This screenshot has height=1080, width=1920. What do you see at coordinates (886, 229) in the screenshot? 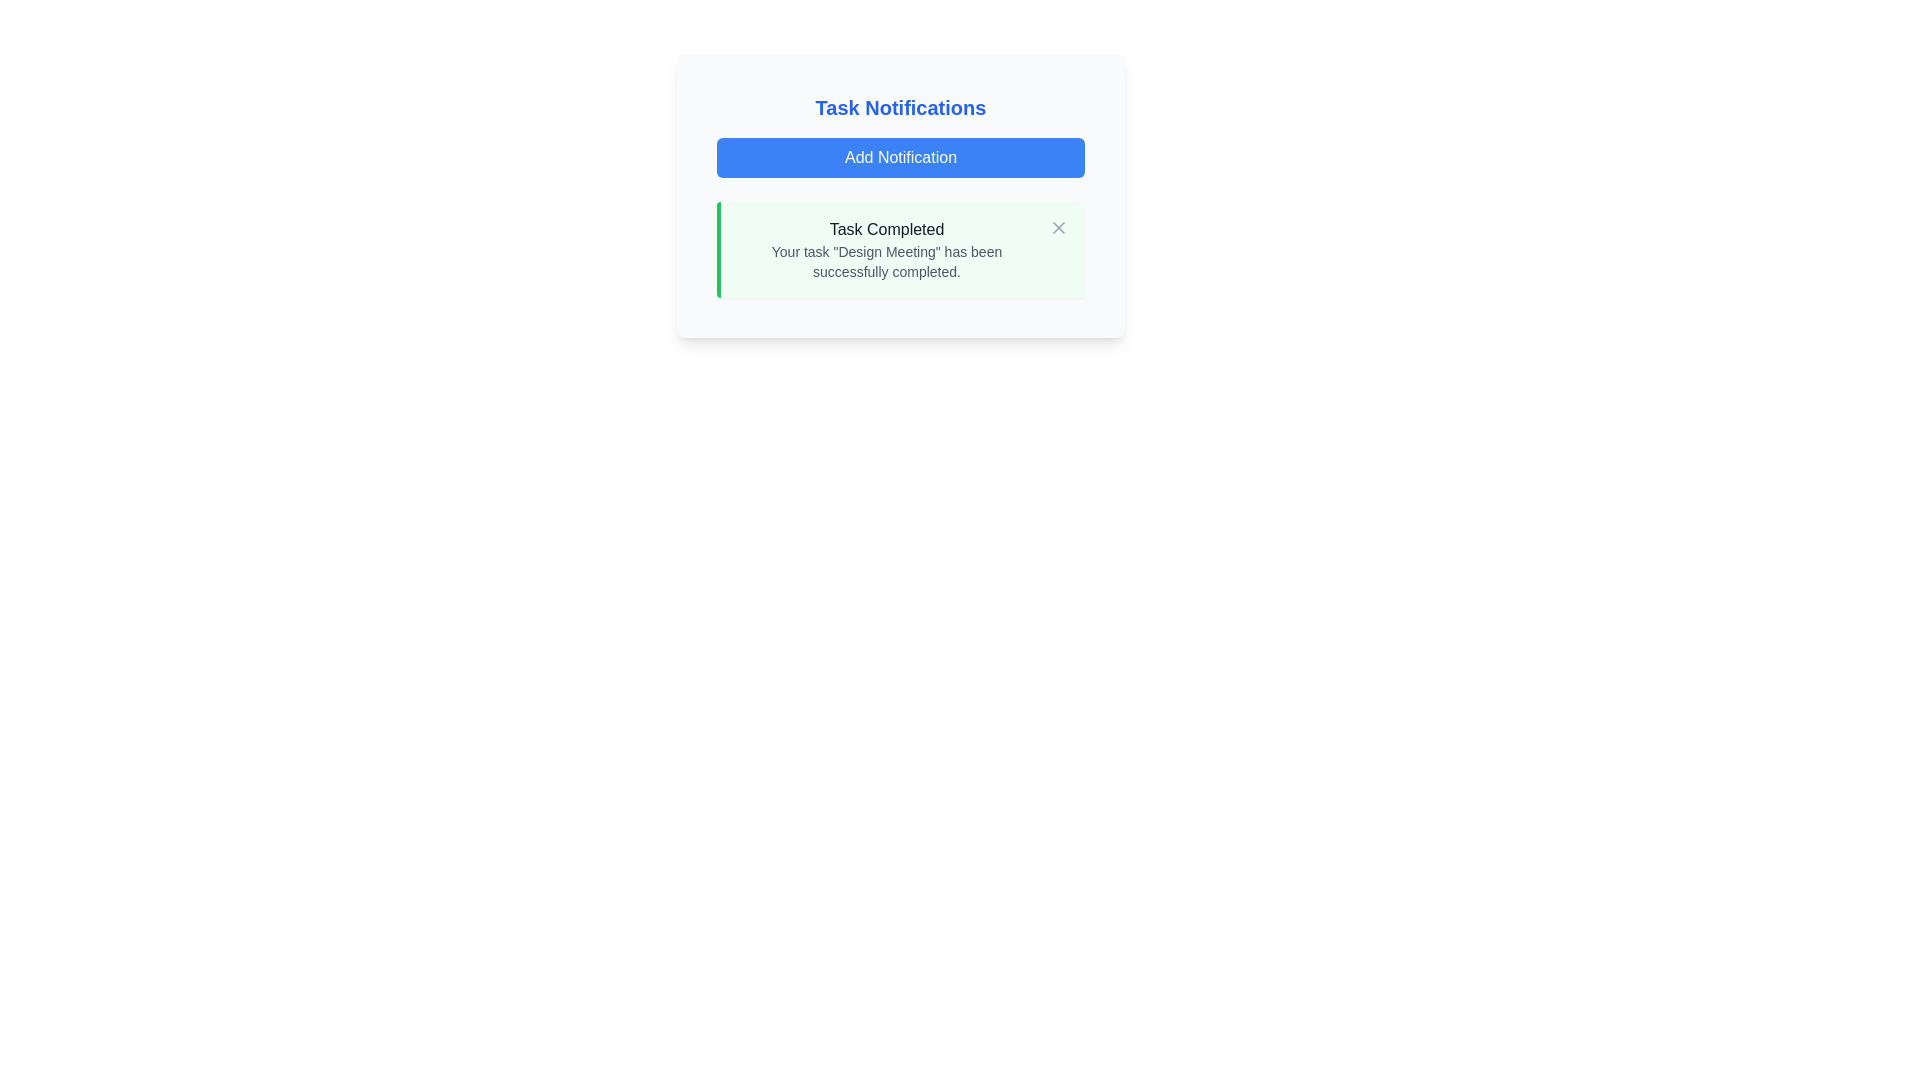
I see `the text label displaying 'Task Completed', which is styled with a medium-weight font in dark gray against a light green background, indicating a successful completion message` at bounding box center [886, 229].